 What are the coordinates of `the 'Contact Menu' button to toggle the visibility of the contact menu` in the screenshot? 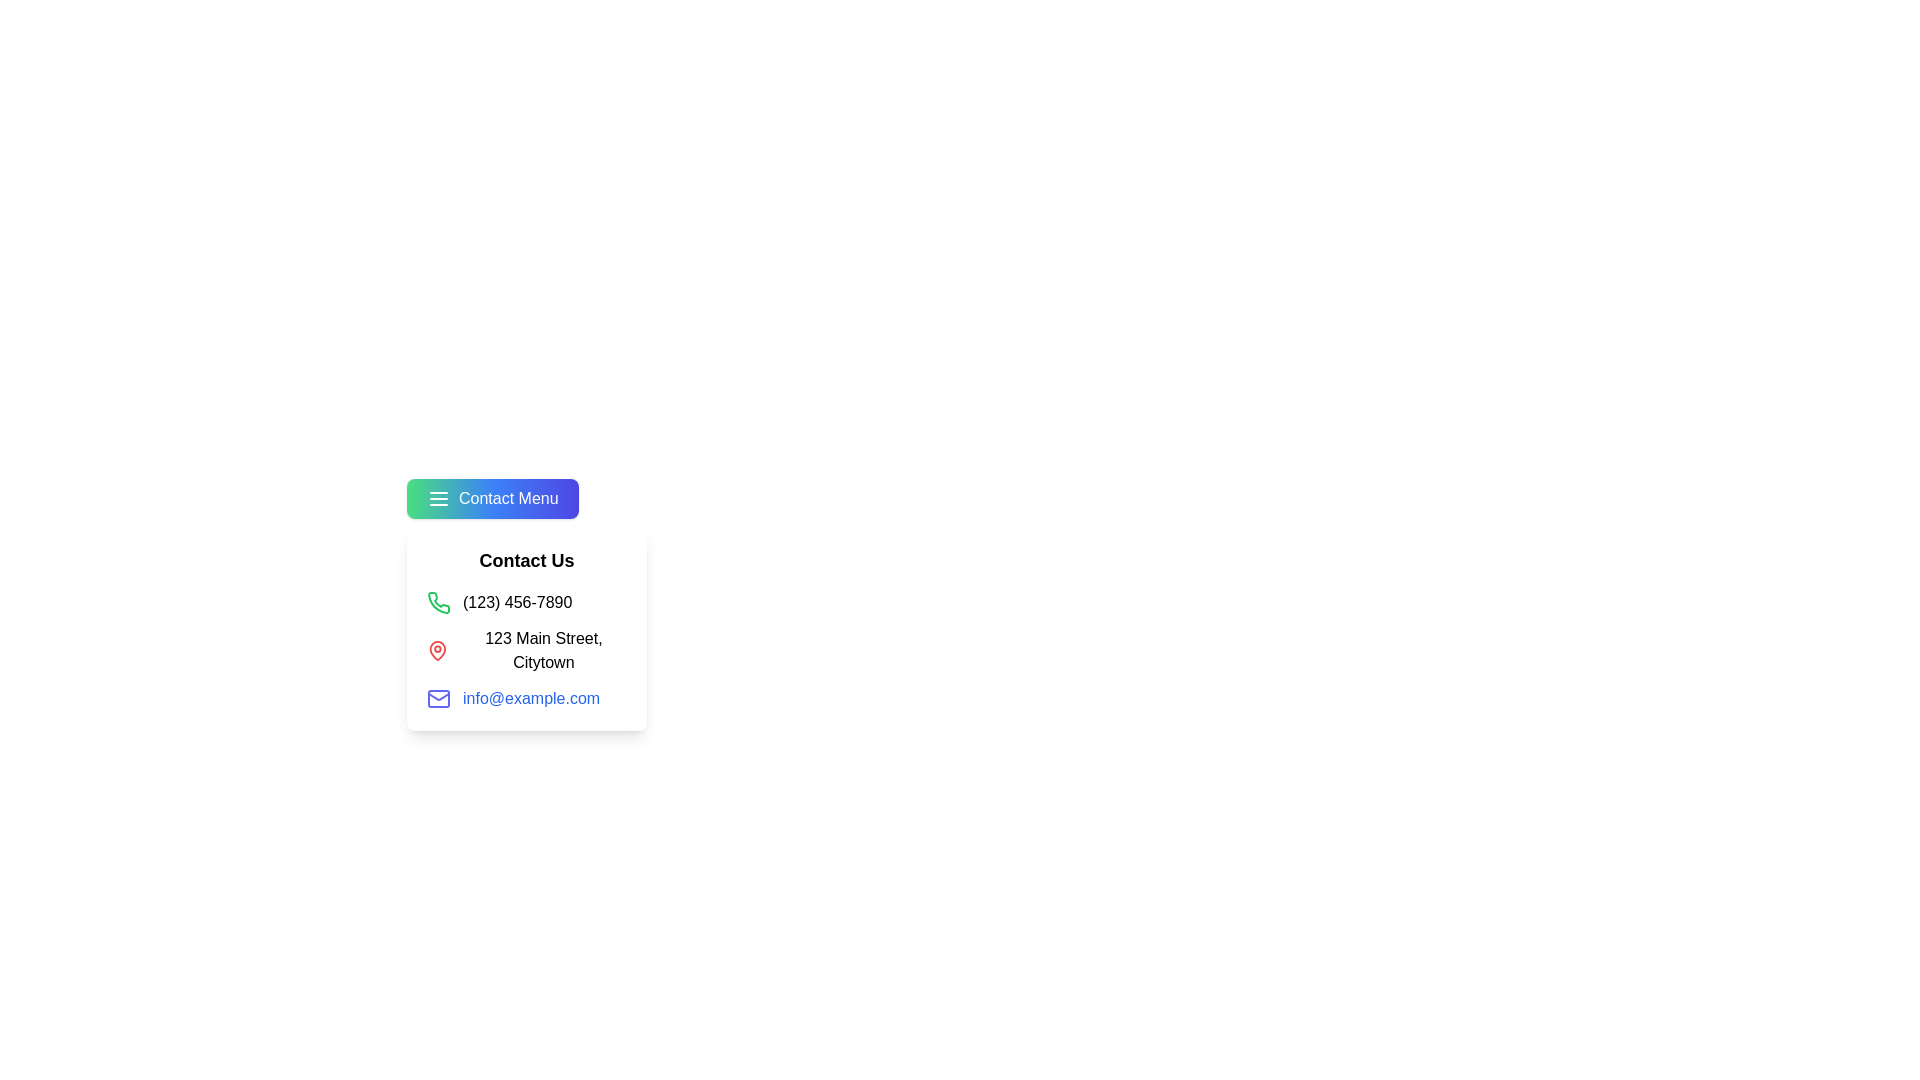 It's located at (491, 497).